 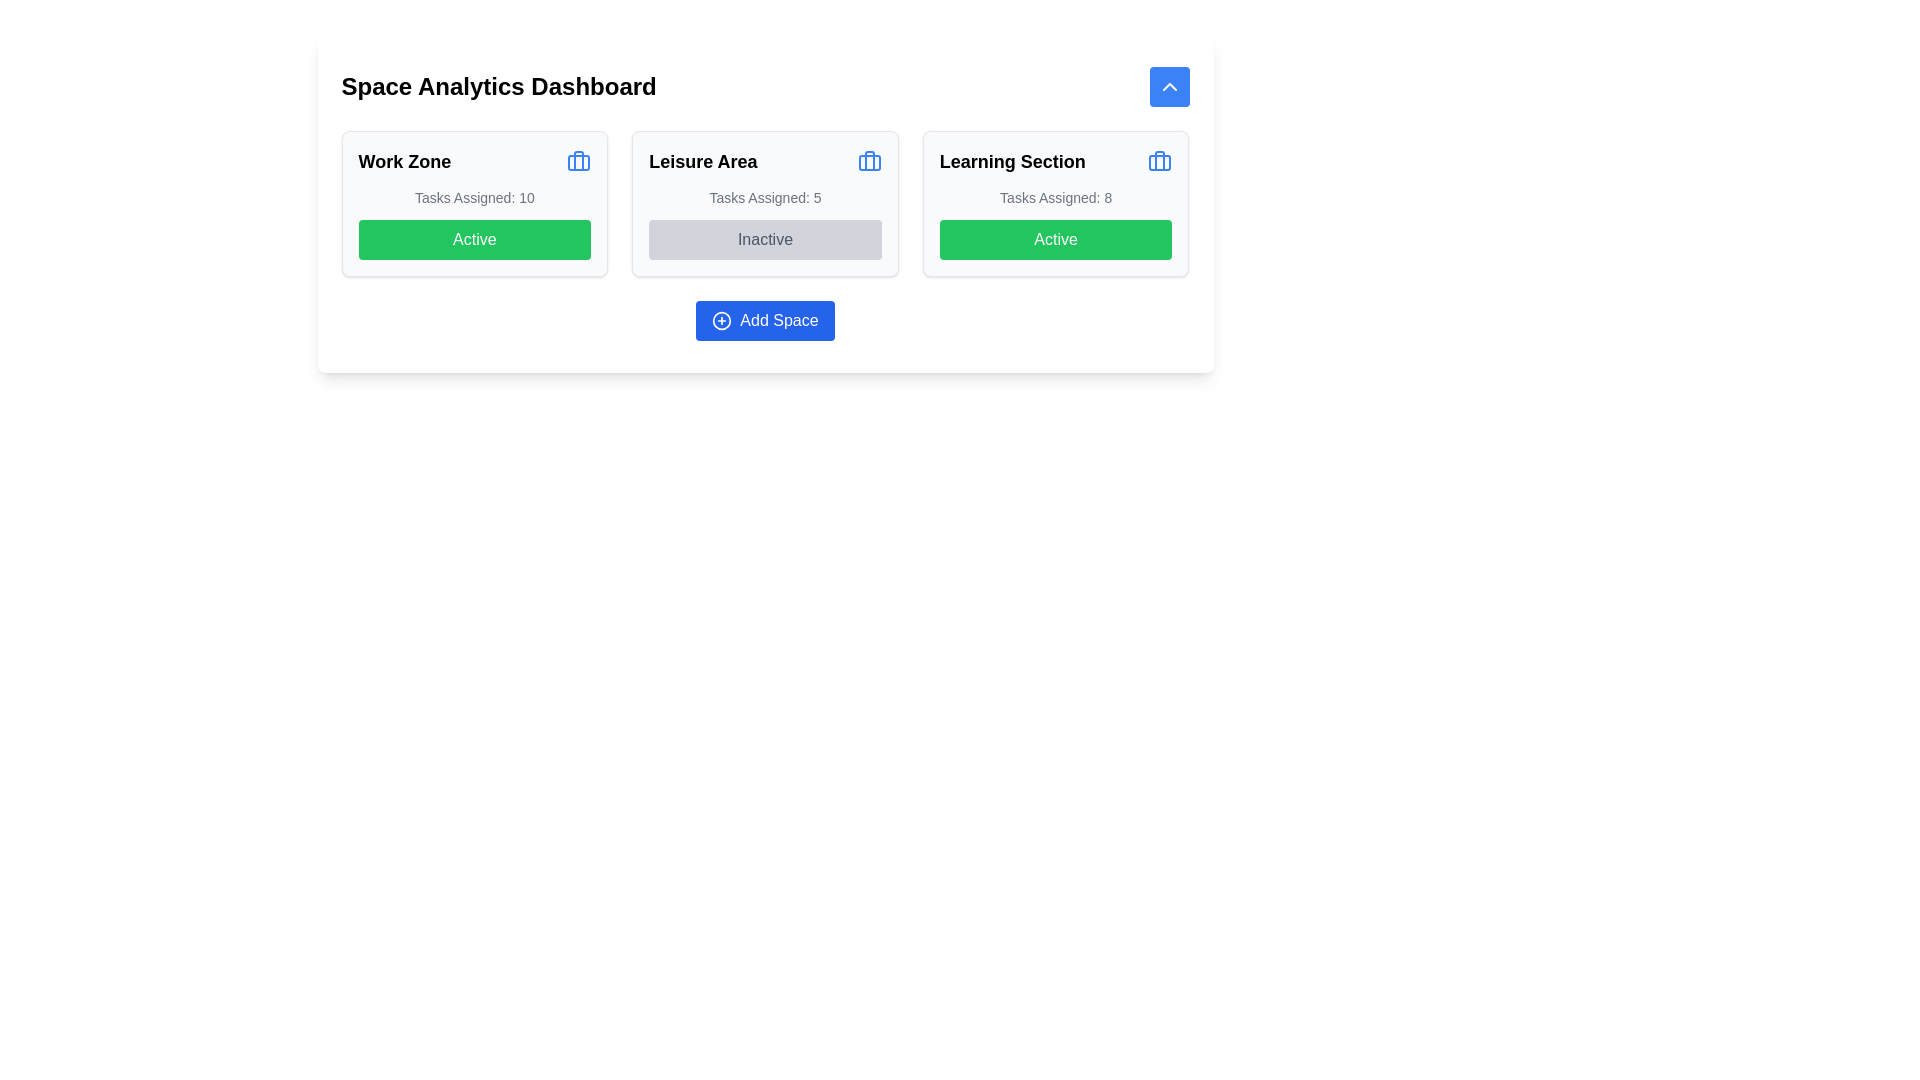 What do you see at coordinates (1169, 86) in the screenshot?
I see `the blue circular button with a white upward-pointing chevron icon in the top-right corner of the 'Space Analytics Dashboard'` at bounding box center [1169, 86].